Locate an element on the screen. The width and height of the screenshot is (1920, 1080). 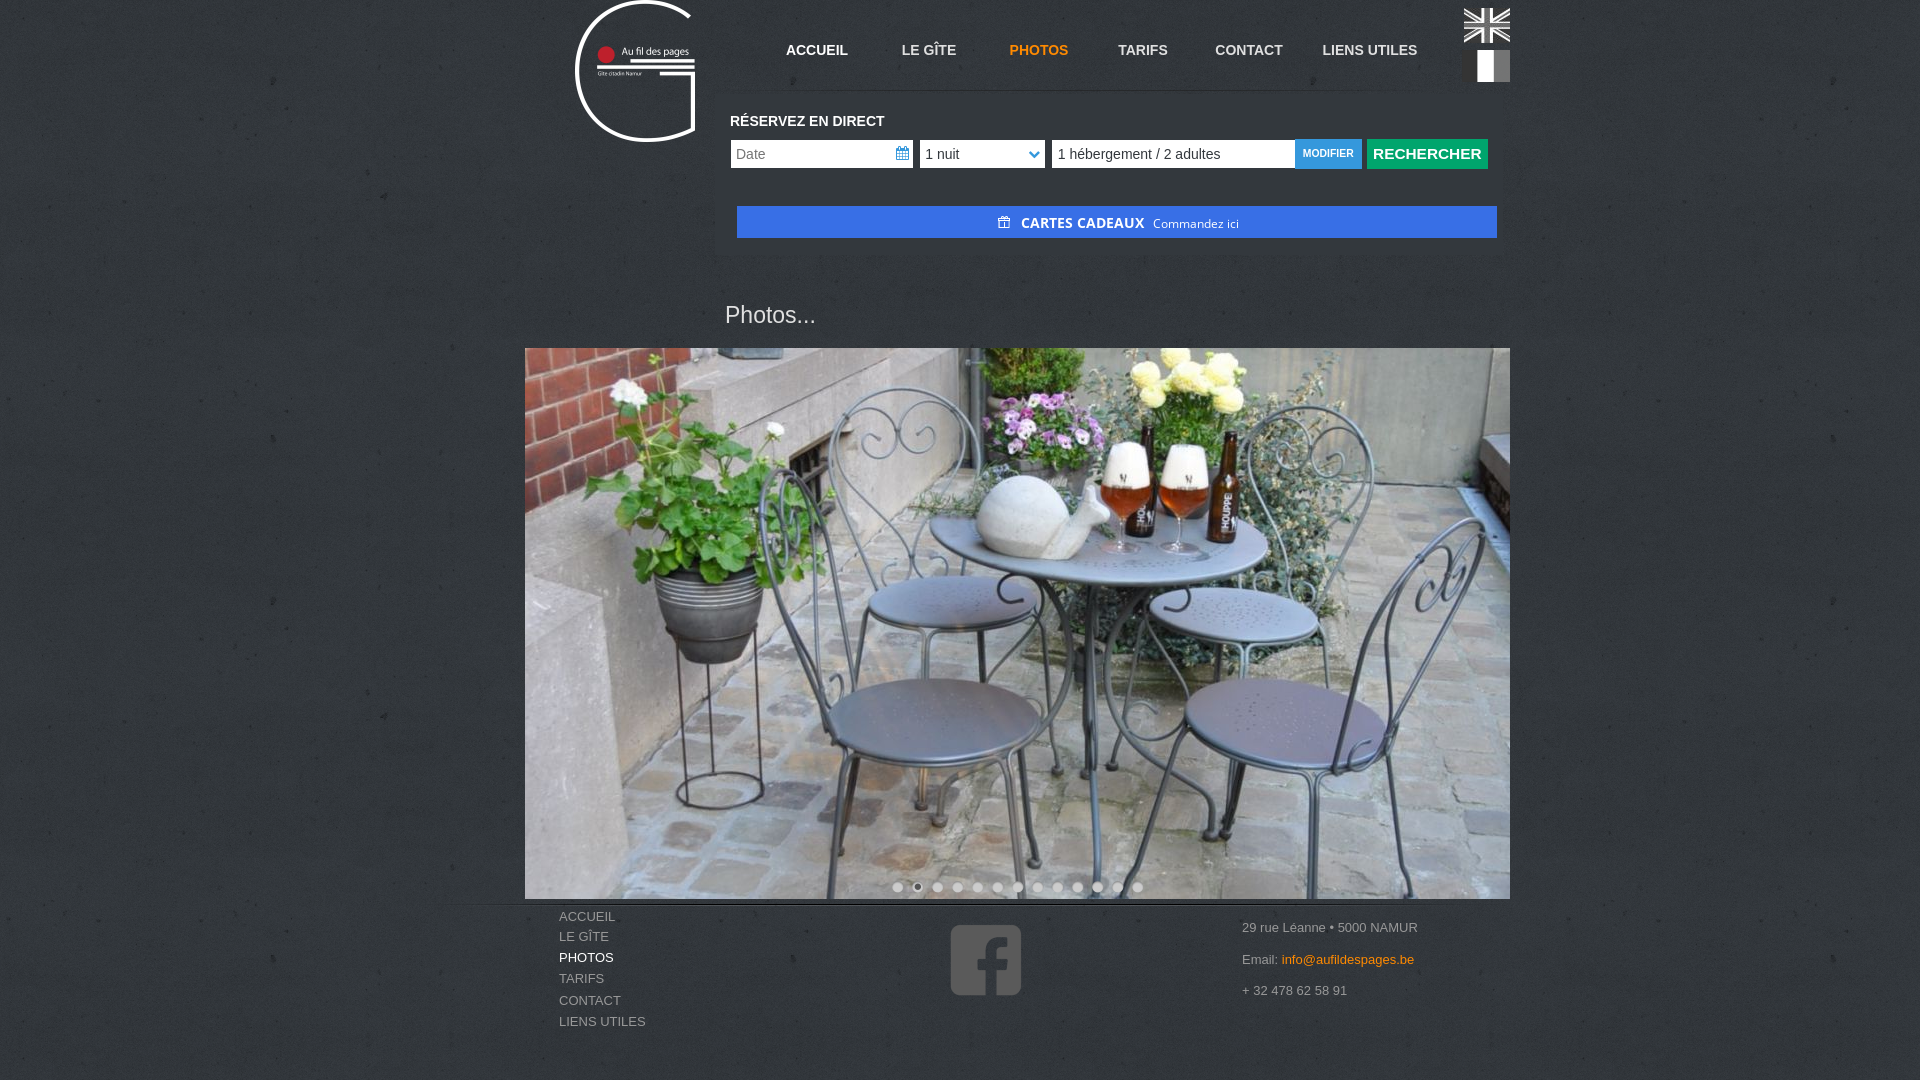
'RECHERCHER' is located at coordinates (1366, 153).